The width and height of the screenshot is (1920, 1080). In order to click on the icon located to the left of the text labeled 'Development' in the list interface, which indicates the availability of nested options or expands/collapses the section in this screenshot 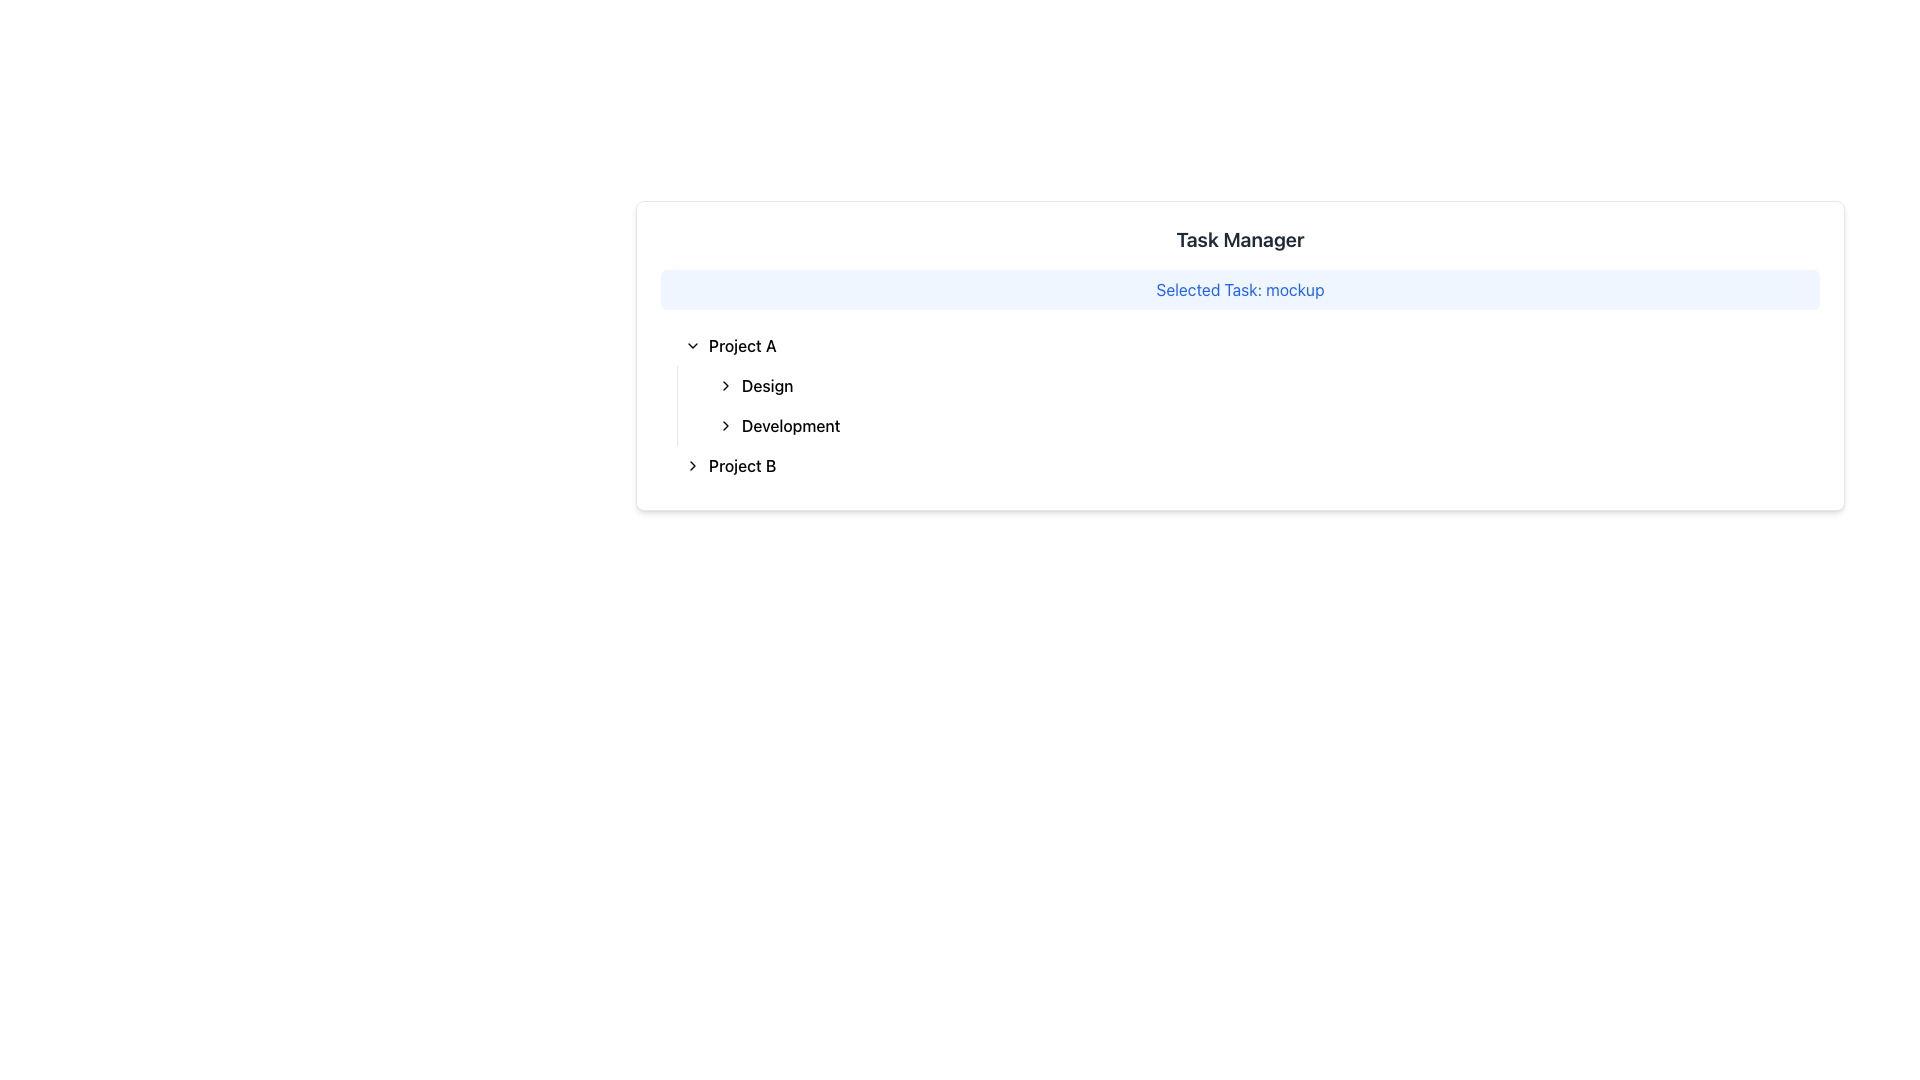, I will do `click(724, 424)`.